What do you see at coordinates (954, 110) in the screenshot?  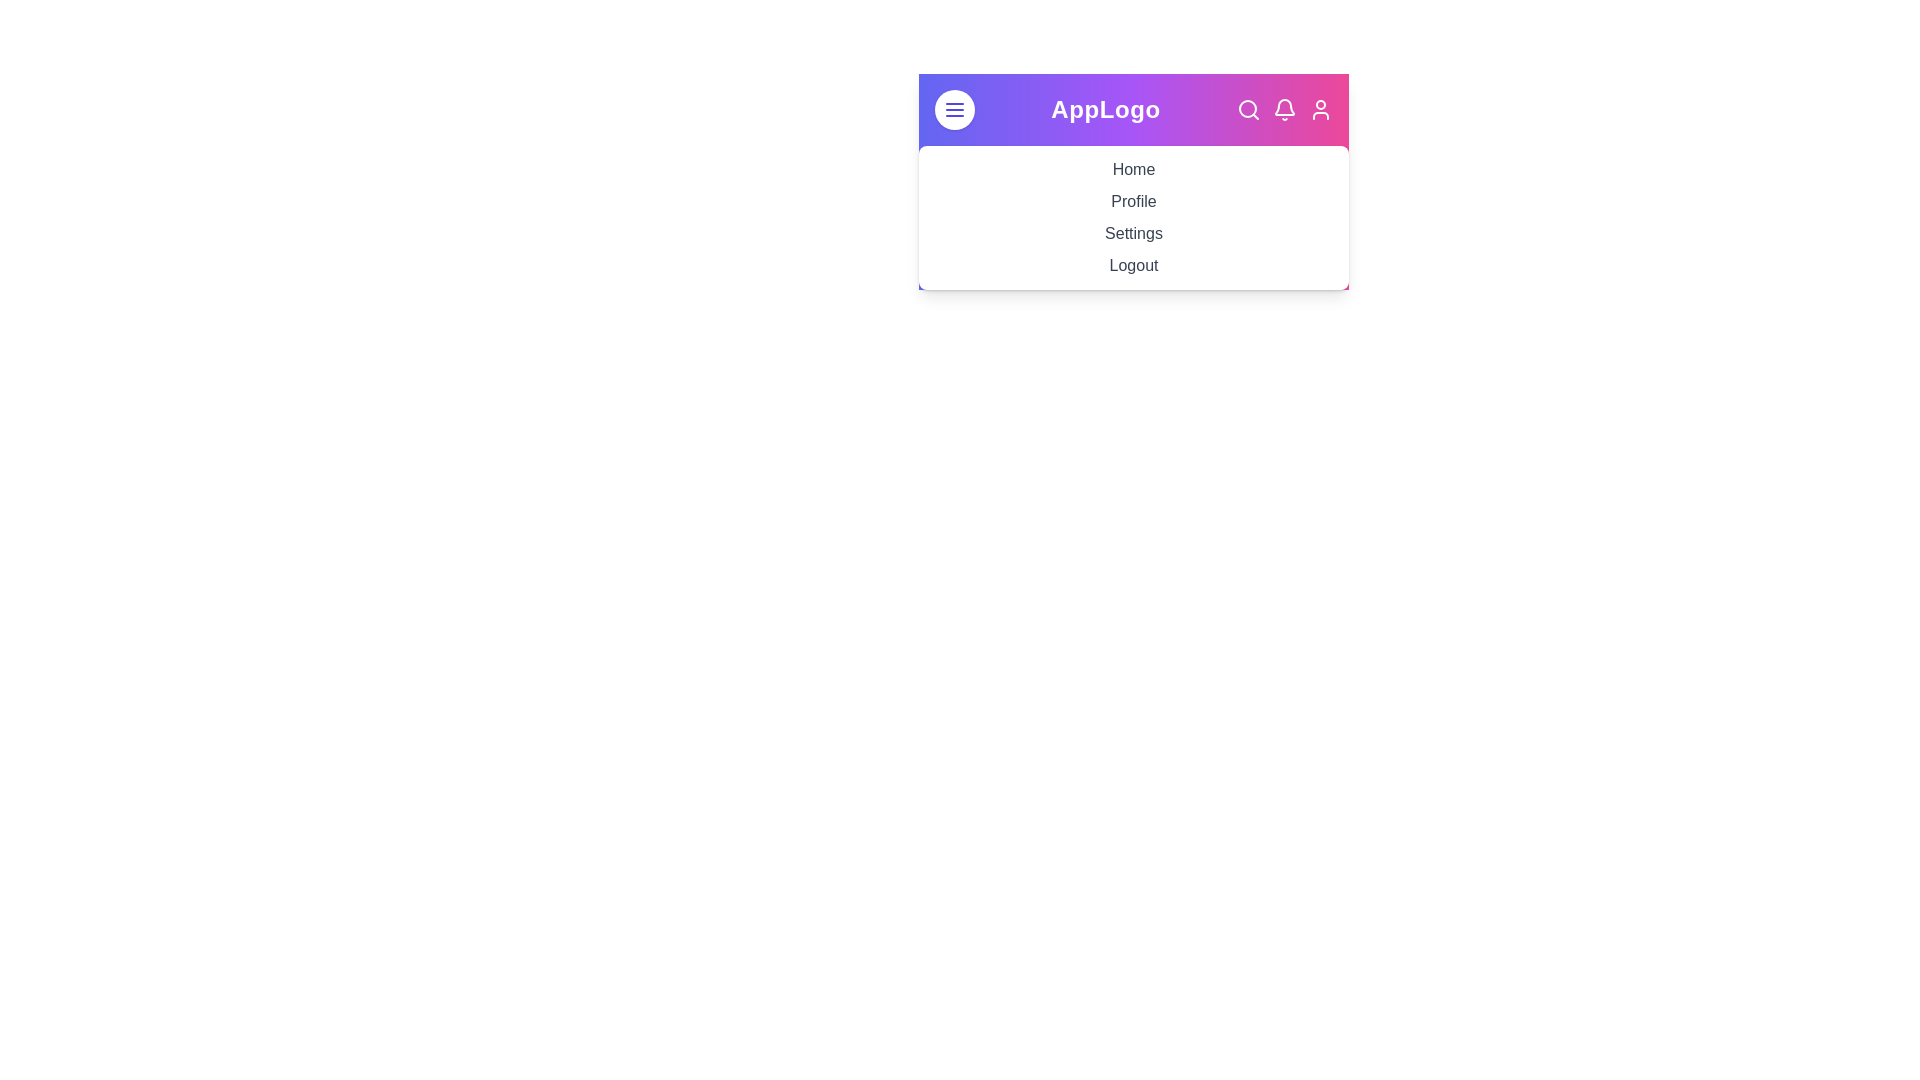 I see `the menu toggle button to expand or collapse the menu` at bounding box center [954, 110].